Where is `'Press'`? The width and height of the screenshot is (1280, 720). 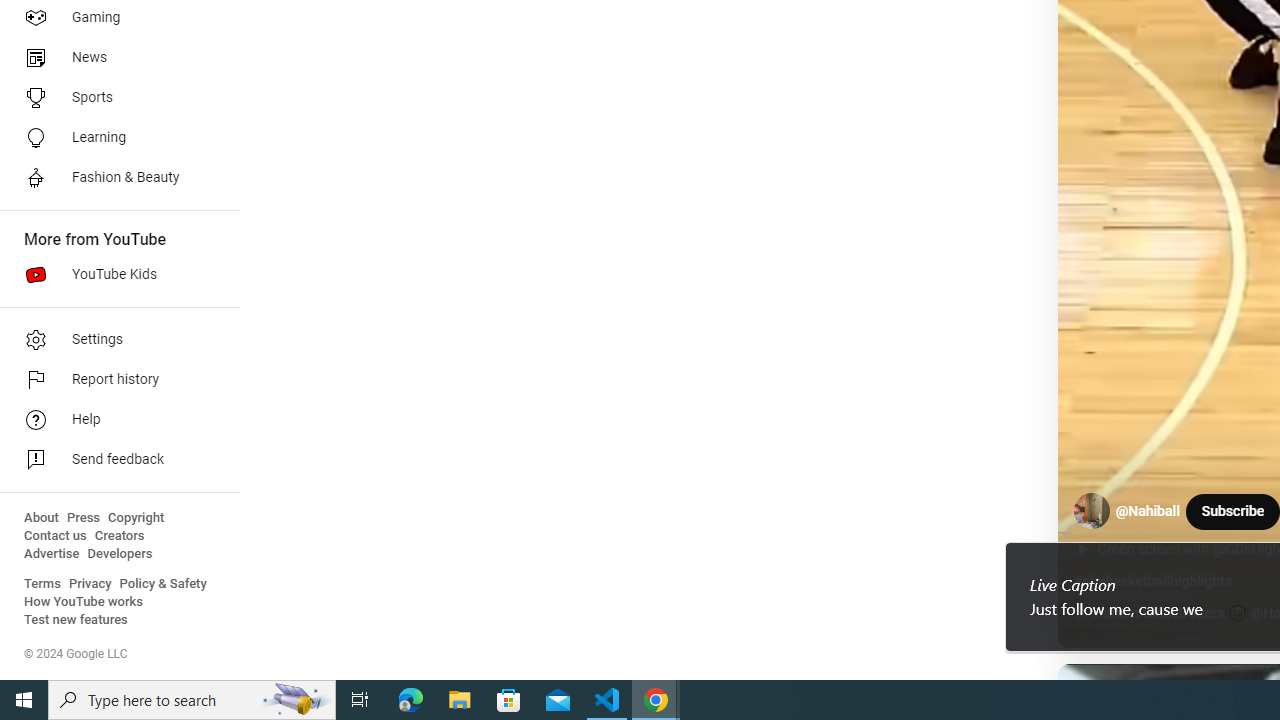 'Press' is located at coordinates (82, 517).